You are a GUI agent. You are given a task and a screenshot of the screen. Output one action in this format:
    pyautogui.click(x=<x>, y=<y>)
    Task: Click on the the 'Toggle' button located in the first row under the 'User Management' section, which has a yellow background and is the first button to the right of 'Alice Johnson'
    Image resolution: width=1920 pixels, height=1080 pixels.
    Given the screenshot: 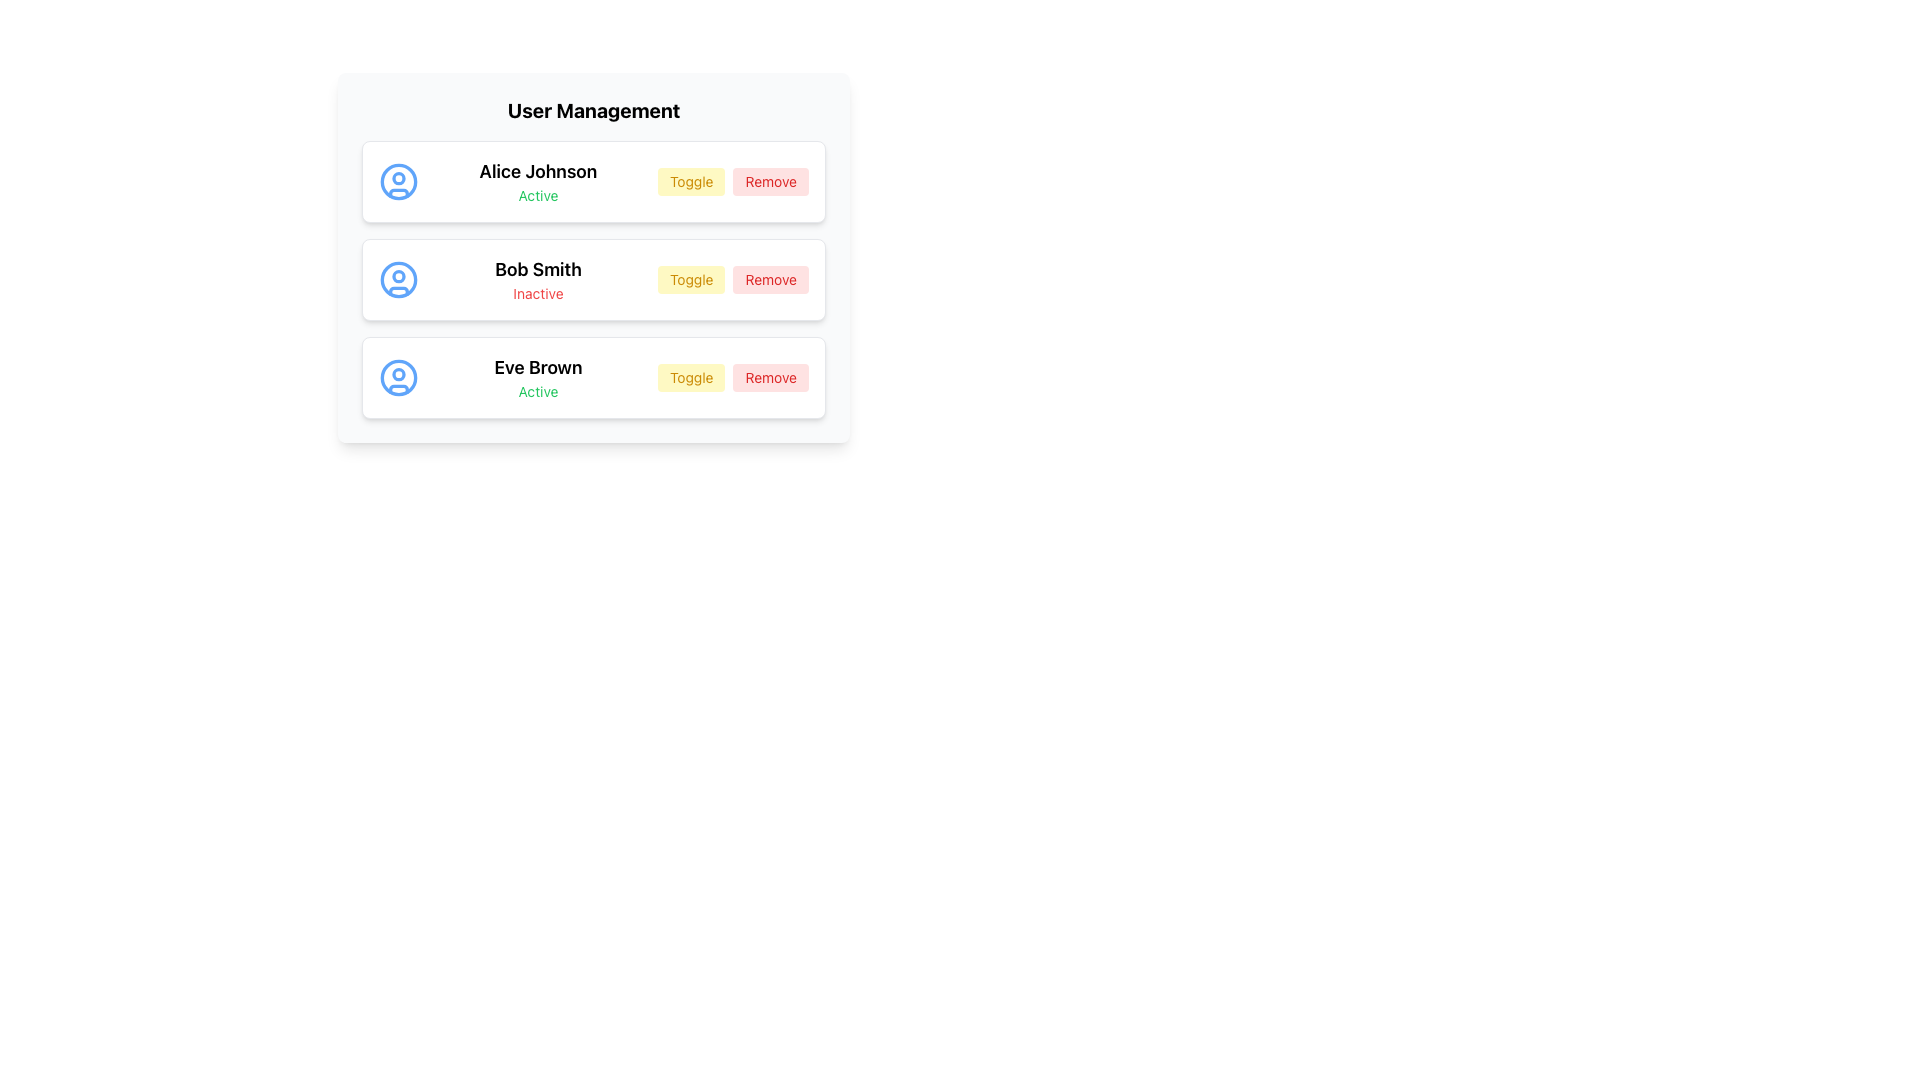 What is the action you would take?
    pyautogui.click(x=691, y=181)
    